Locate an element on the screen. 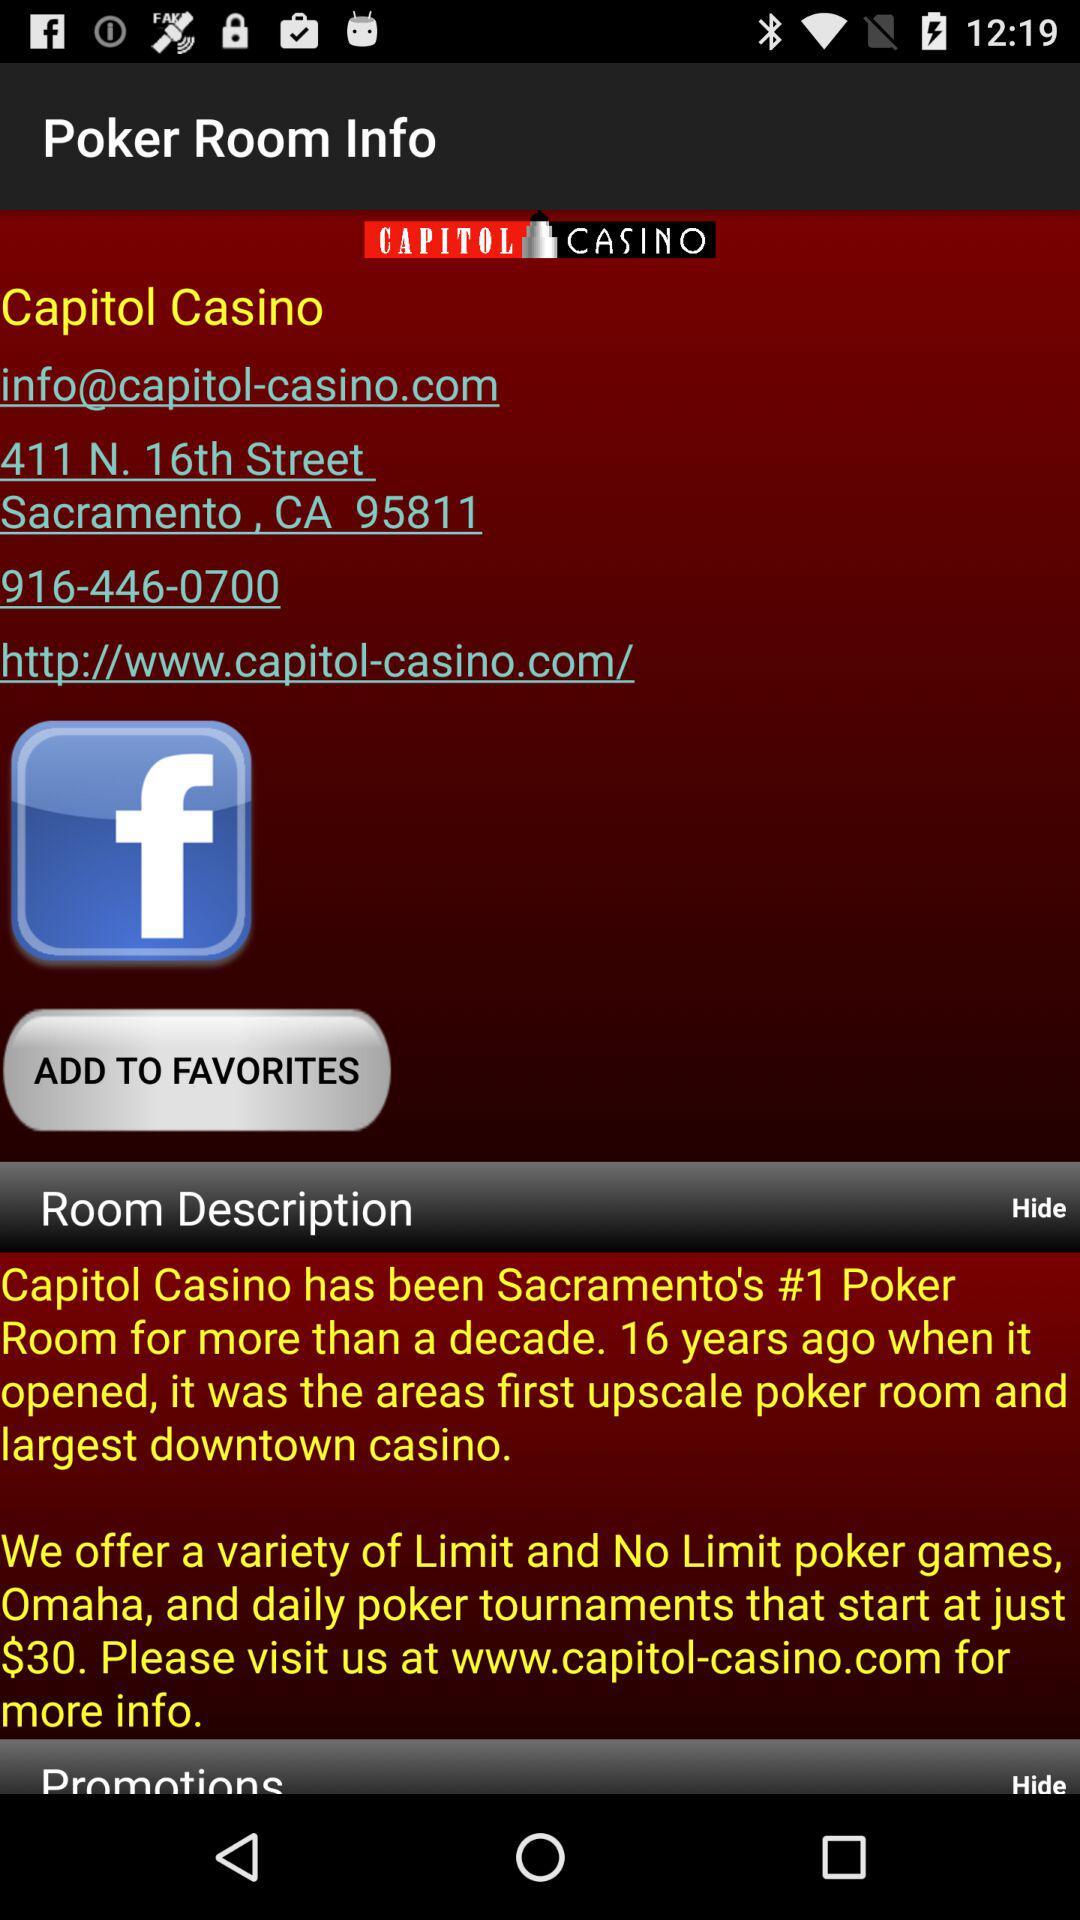  916-446-0700 icon is located at coordinates (139, 576).